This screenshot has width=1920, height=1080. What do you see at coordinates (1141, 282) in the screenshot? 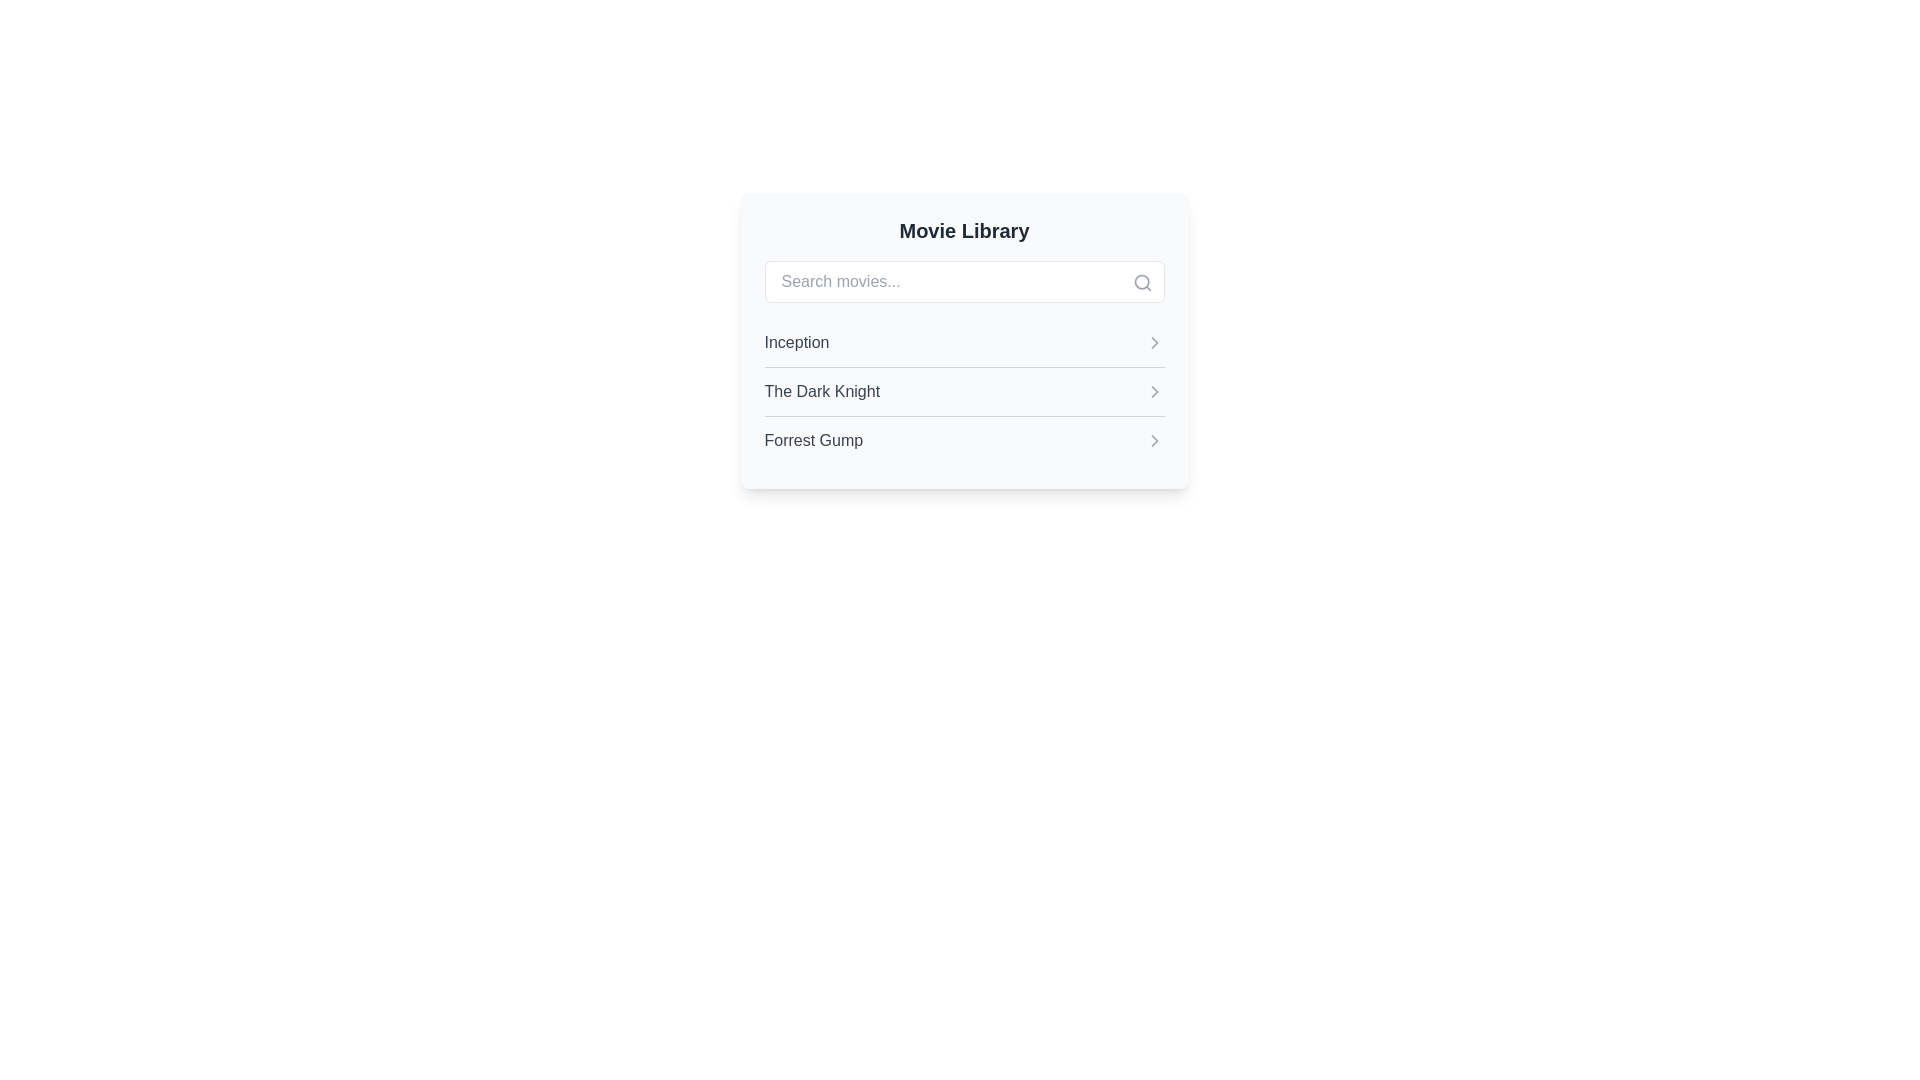
I see `the circular part of the magnifying glass icon indicating the search functionality within the 'Movie Library' UI module` at bounding box center [1141, 282].